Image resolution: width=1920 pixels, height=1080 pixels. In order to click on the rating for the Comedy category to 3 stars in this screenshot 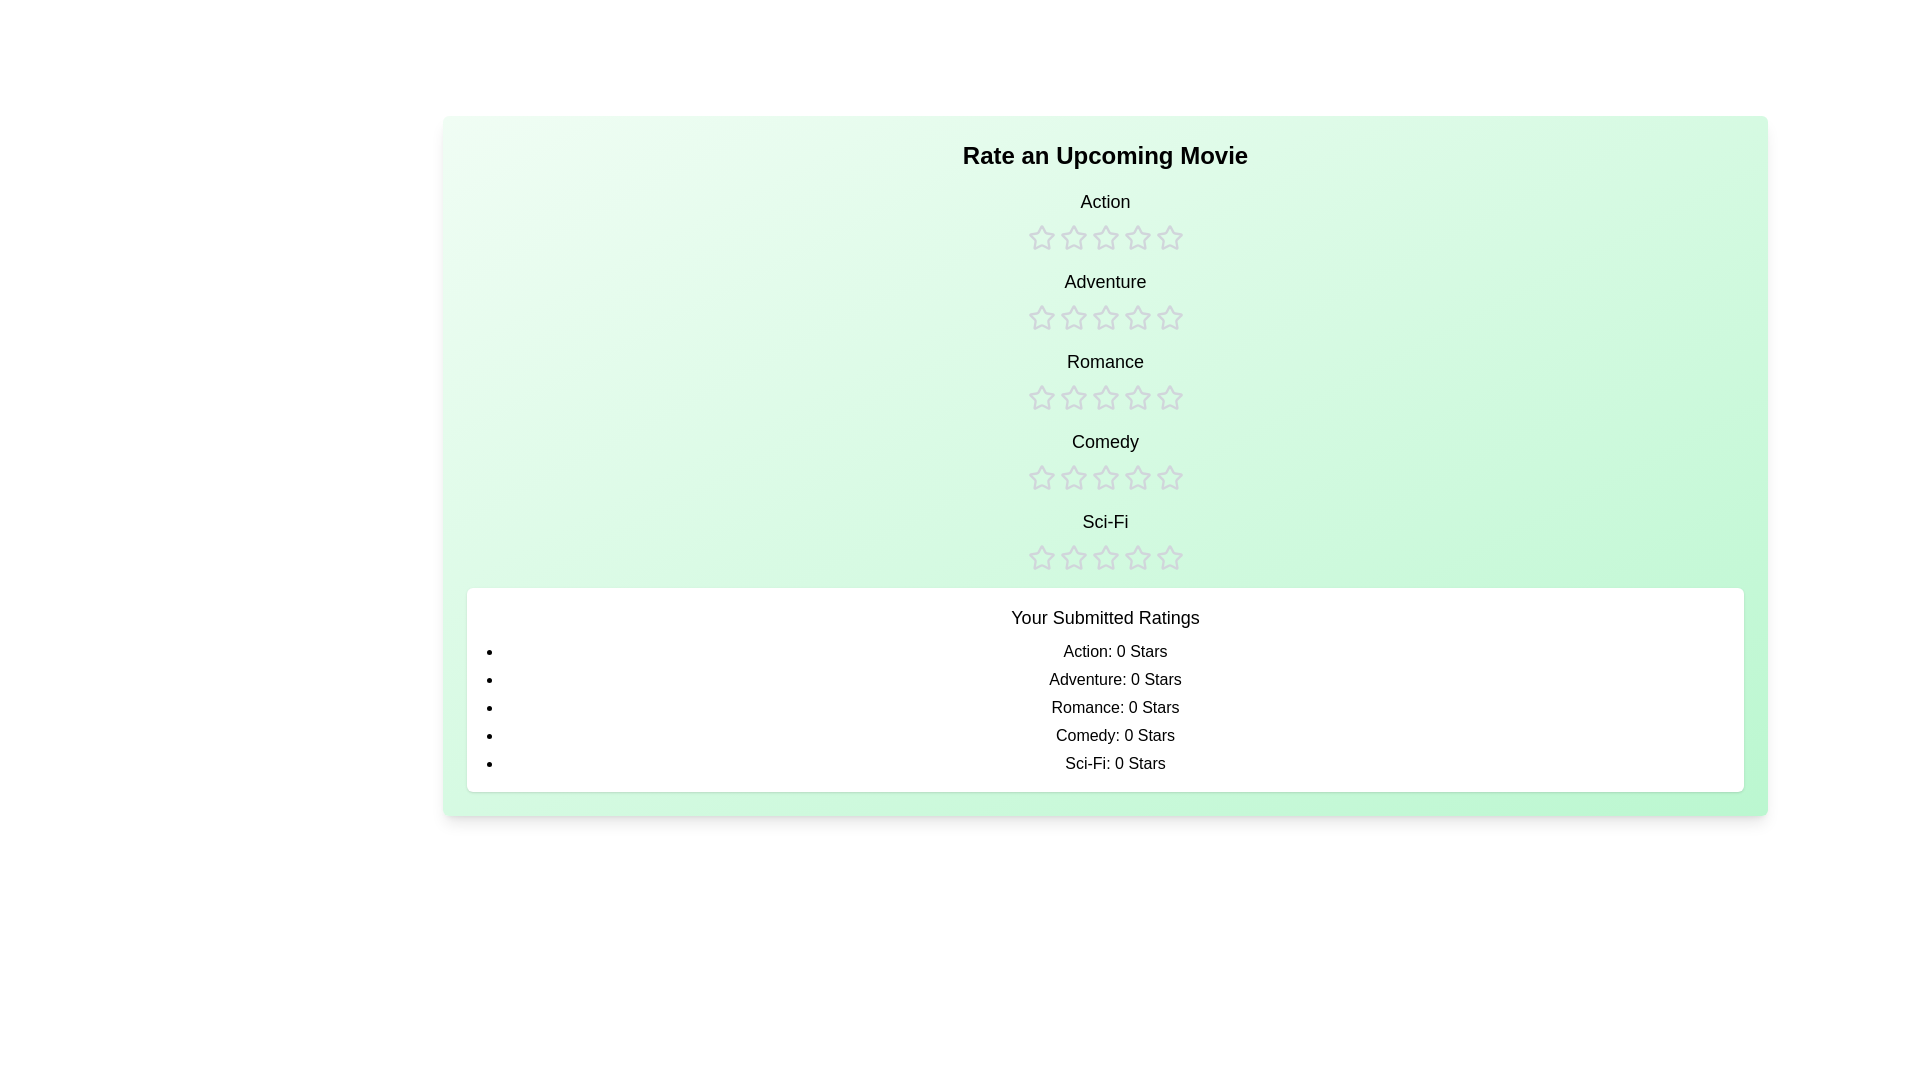, I will do `click(1104, 459)`.